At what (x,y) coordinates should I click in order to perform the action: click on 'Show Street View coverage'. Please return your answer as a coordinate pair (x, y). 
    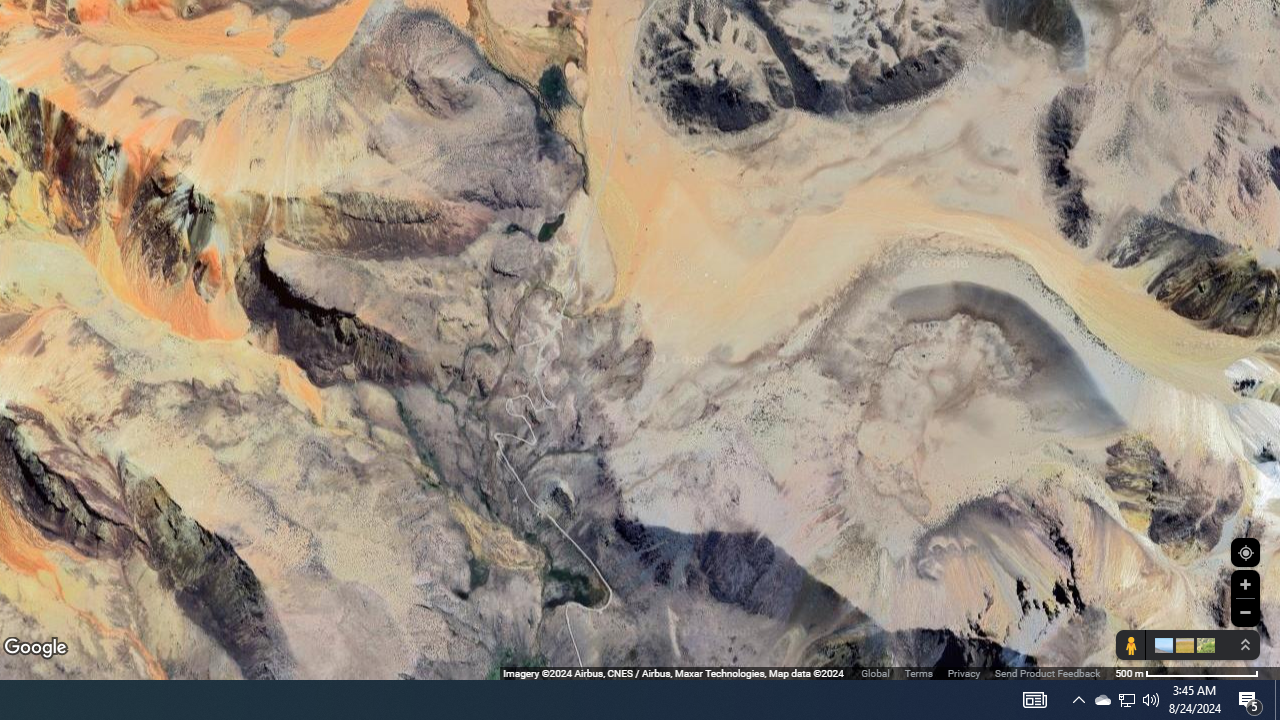
    Looking at the image, I should click on (1130, 645).